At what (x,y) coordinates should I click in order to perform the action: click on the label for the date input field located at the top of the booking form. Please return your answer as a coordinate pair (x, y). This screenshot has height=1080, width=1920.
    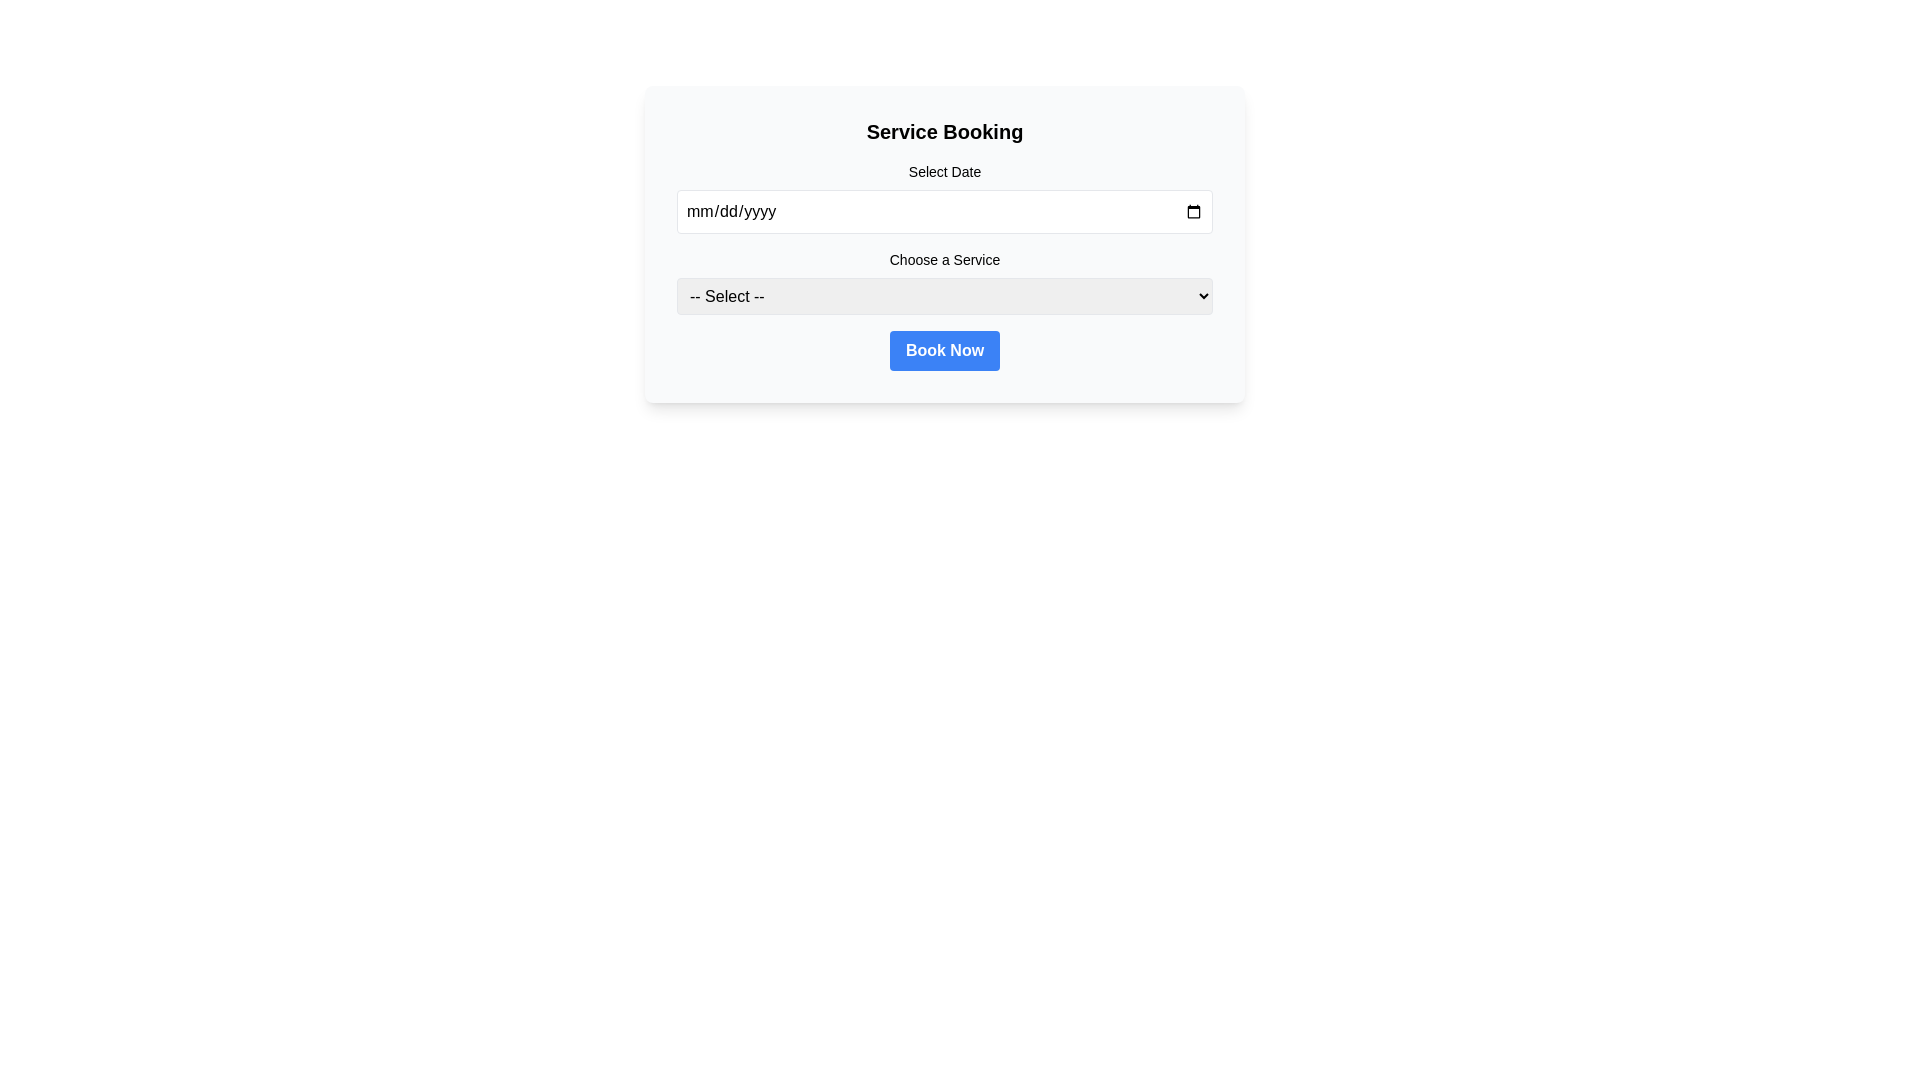
    Looking at the image, I should click on (944, 171).